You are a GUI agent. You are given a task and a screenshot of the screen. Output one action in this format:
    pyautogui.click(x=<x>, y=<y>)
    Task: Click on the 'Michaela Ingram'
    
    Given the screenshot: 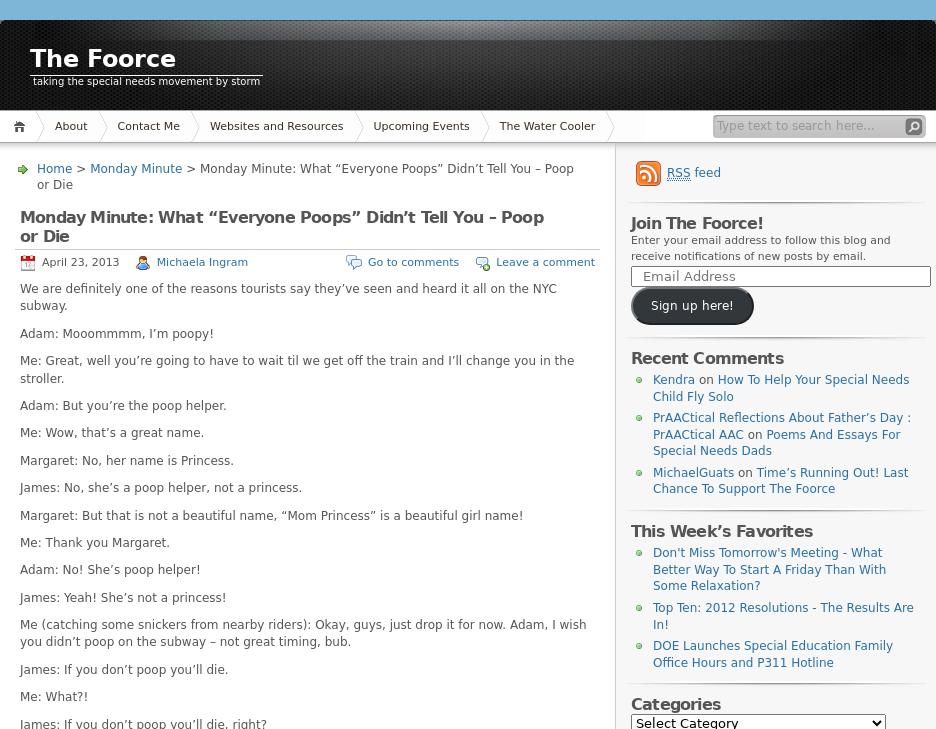 What is the action you would take?
    pyautogui.click(x=201, y=261)
    